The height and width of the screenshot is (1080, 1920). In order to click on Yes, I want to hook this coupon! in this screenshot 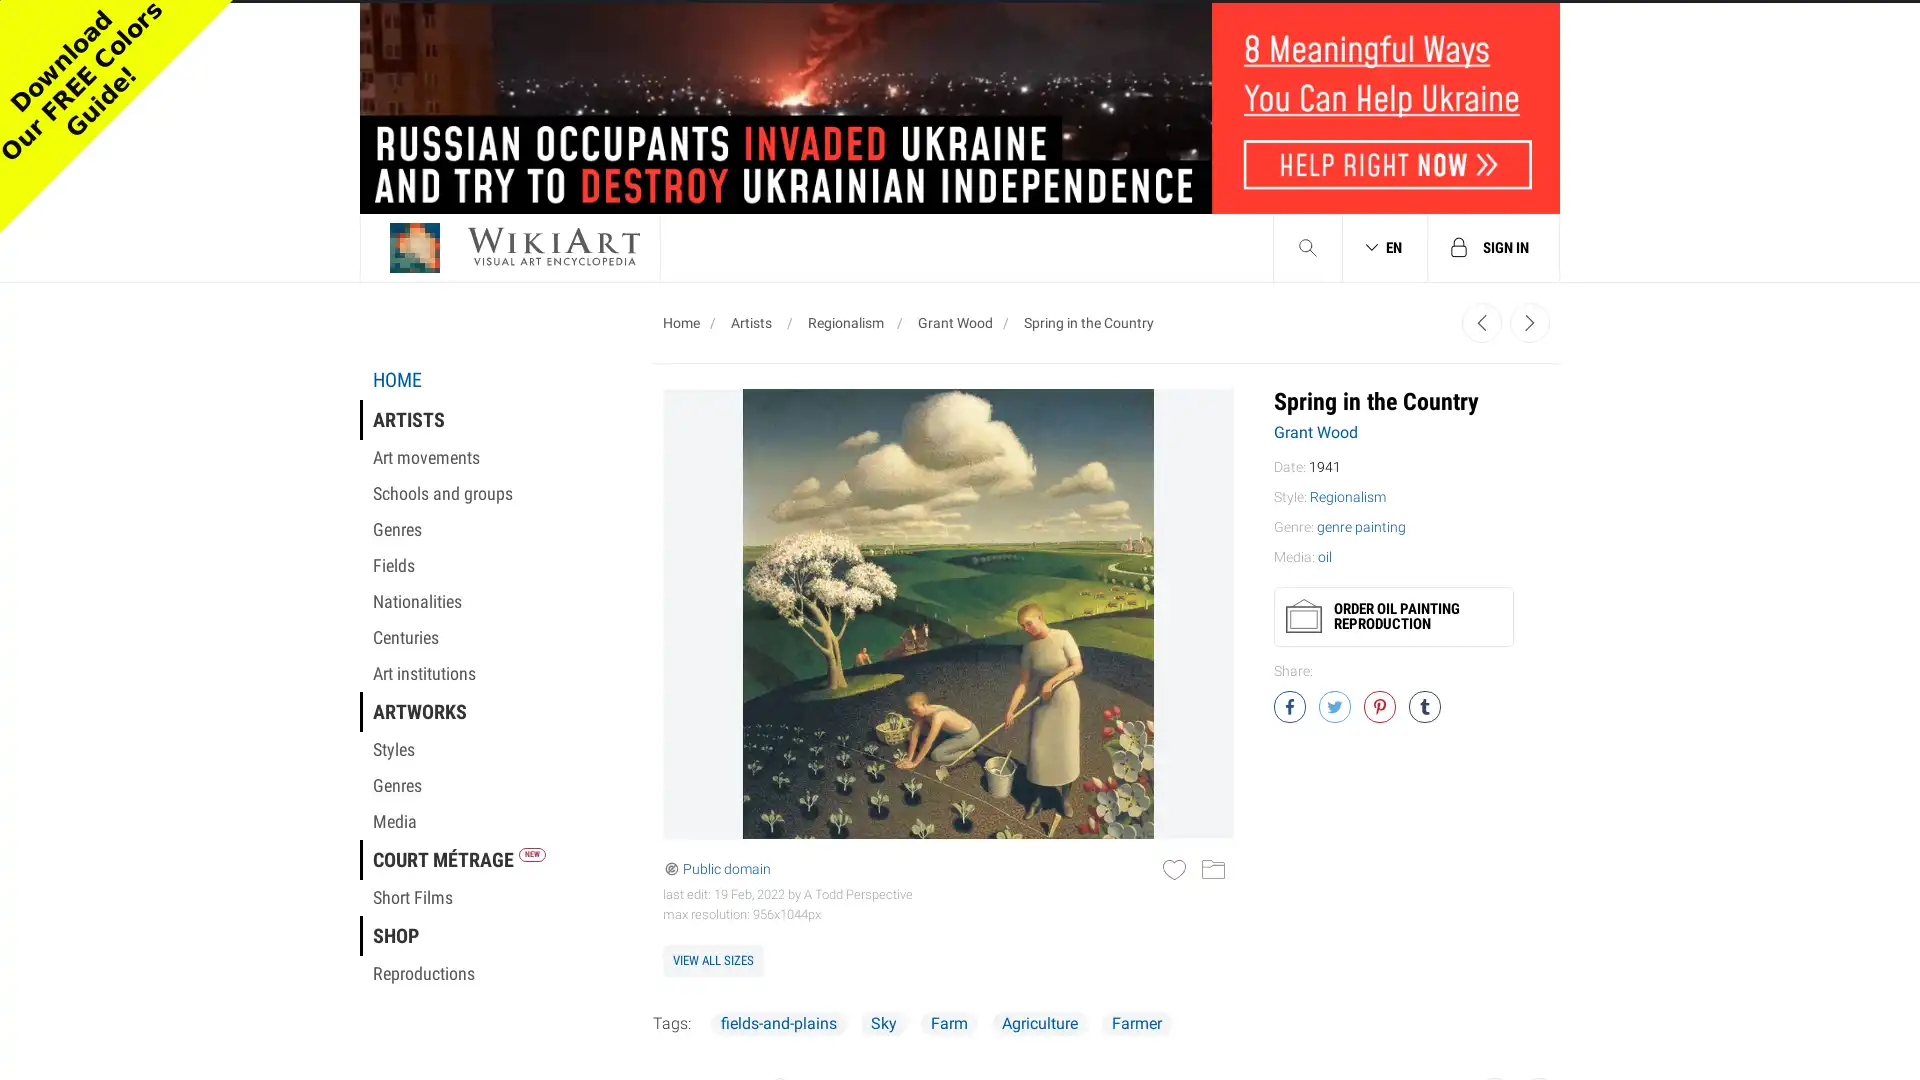, I will do `click(758, 478)`.